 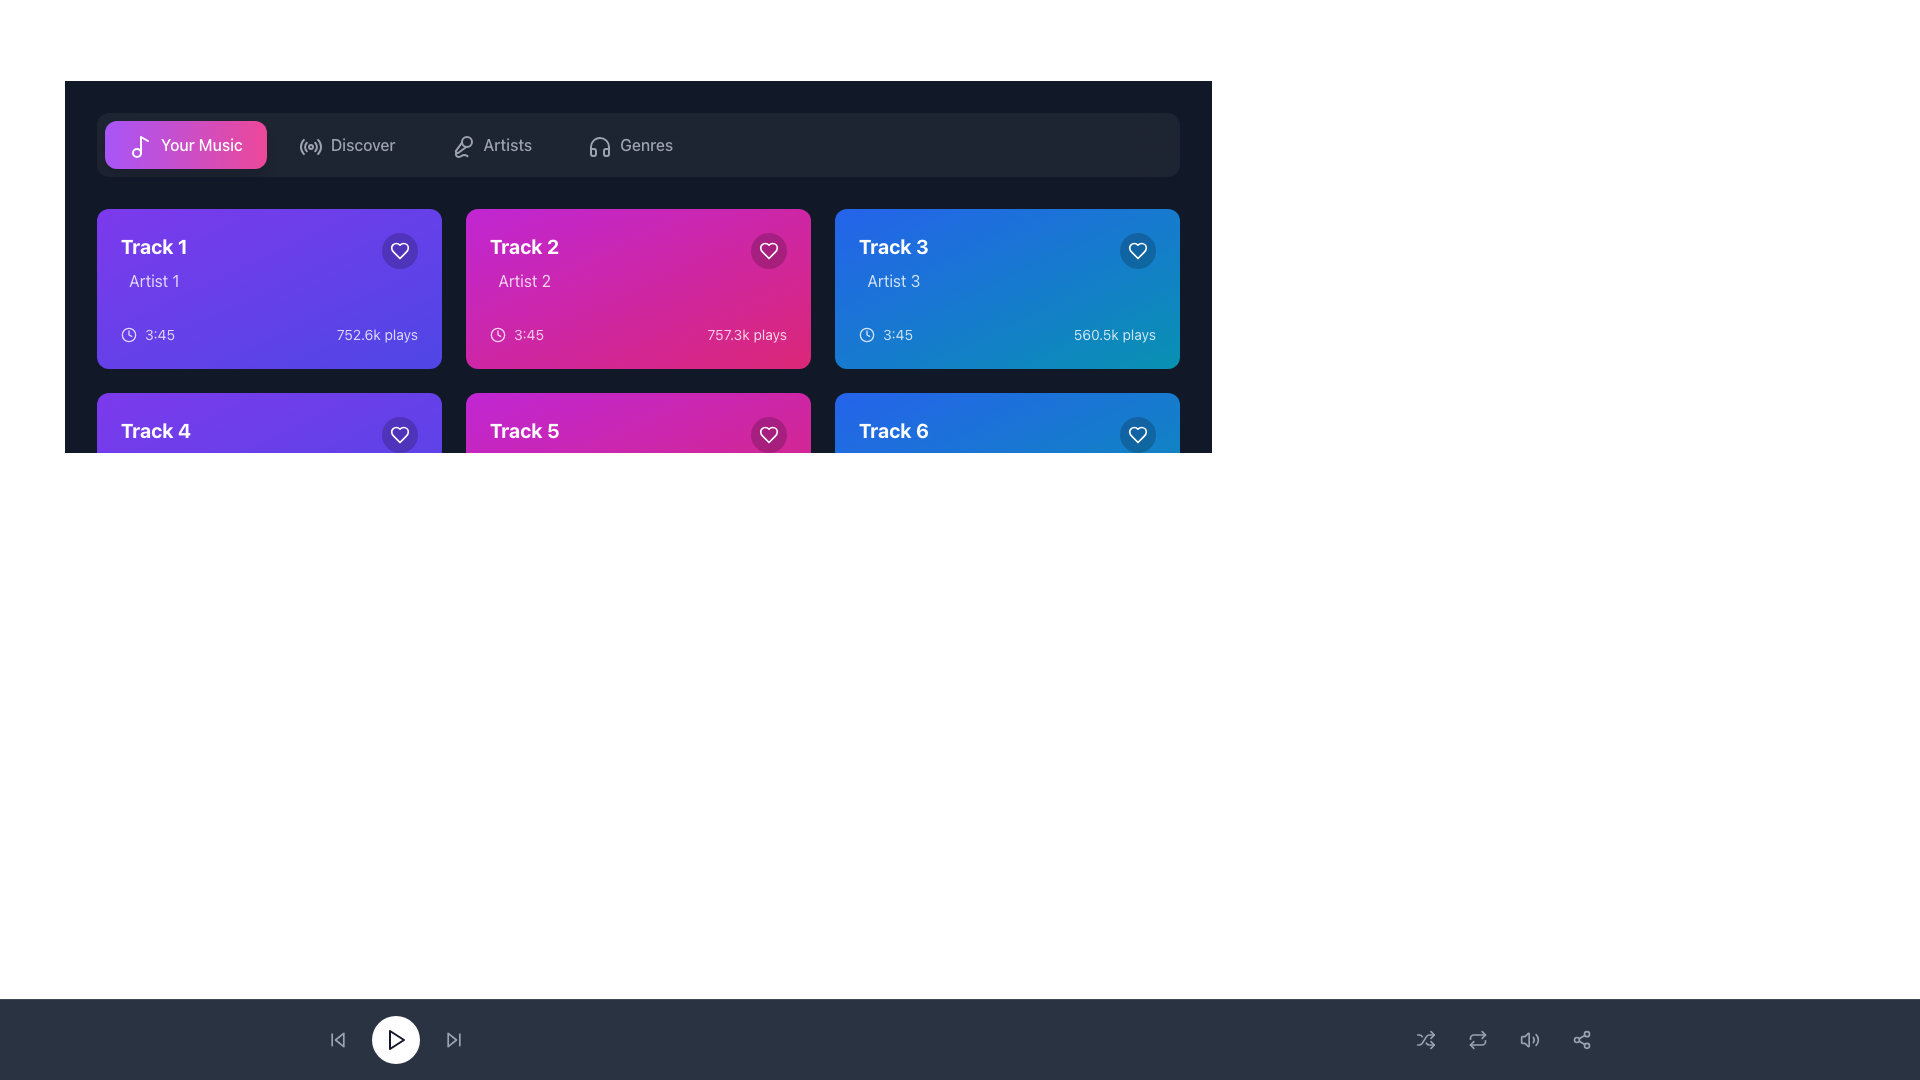 I want to click on the circular icon resembling a radio signal located within the 'Discover' button in the top navigation bar, so click(x=307, y=144).